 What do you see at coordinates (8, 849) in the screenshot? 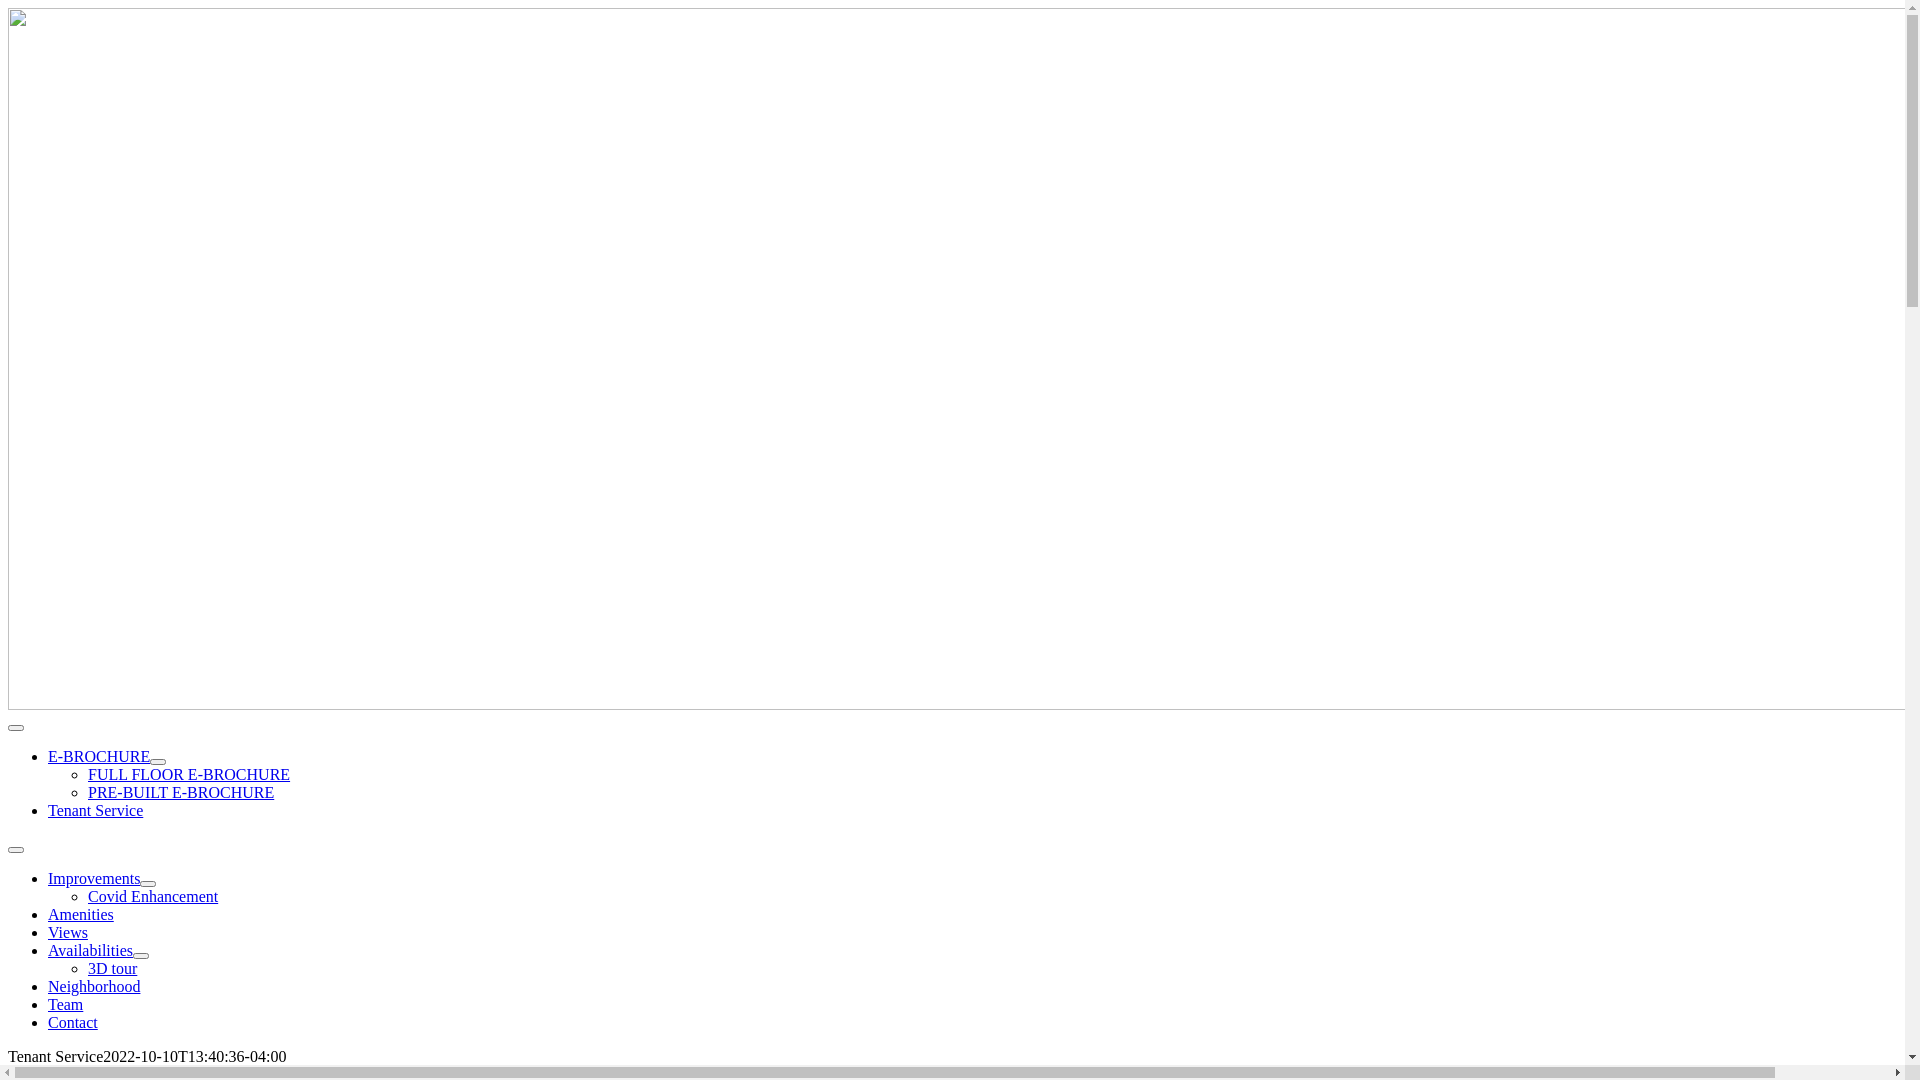
I see `'Toggle Navigation'` at bounding box center [8, 849].